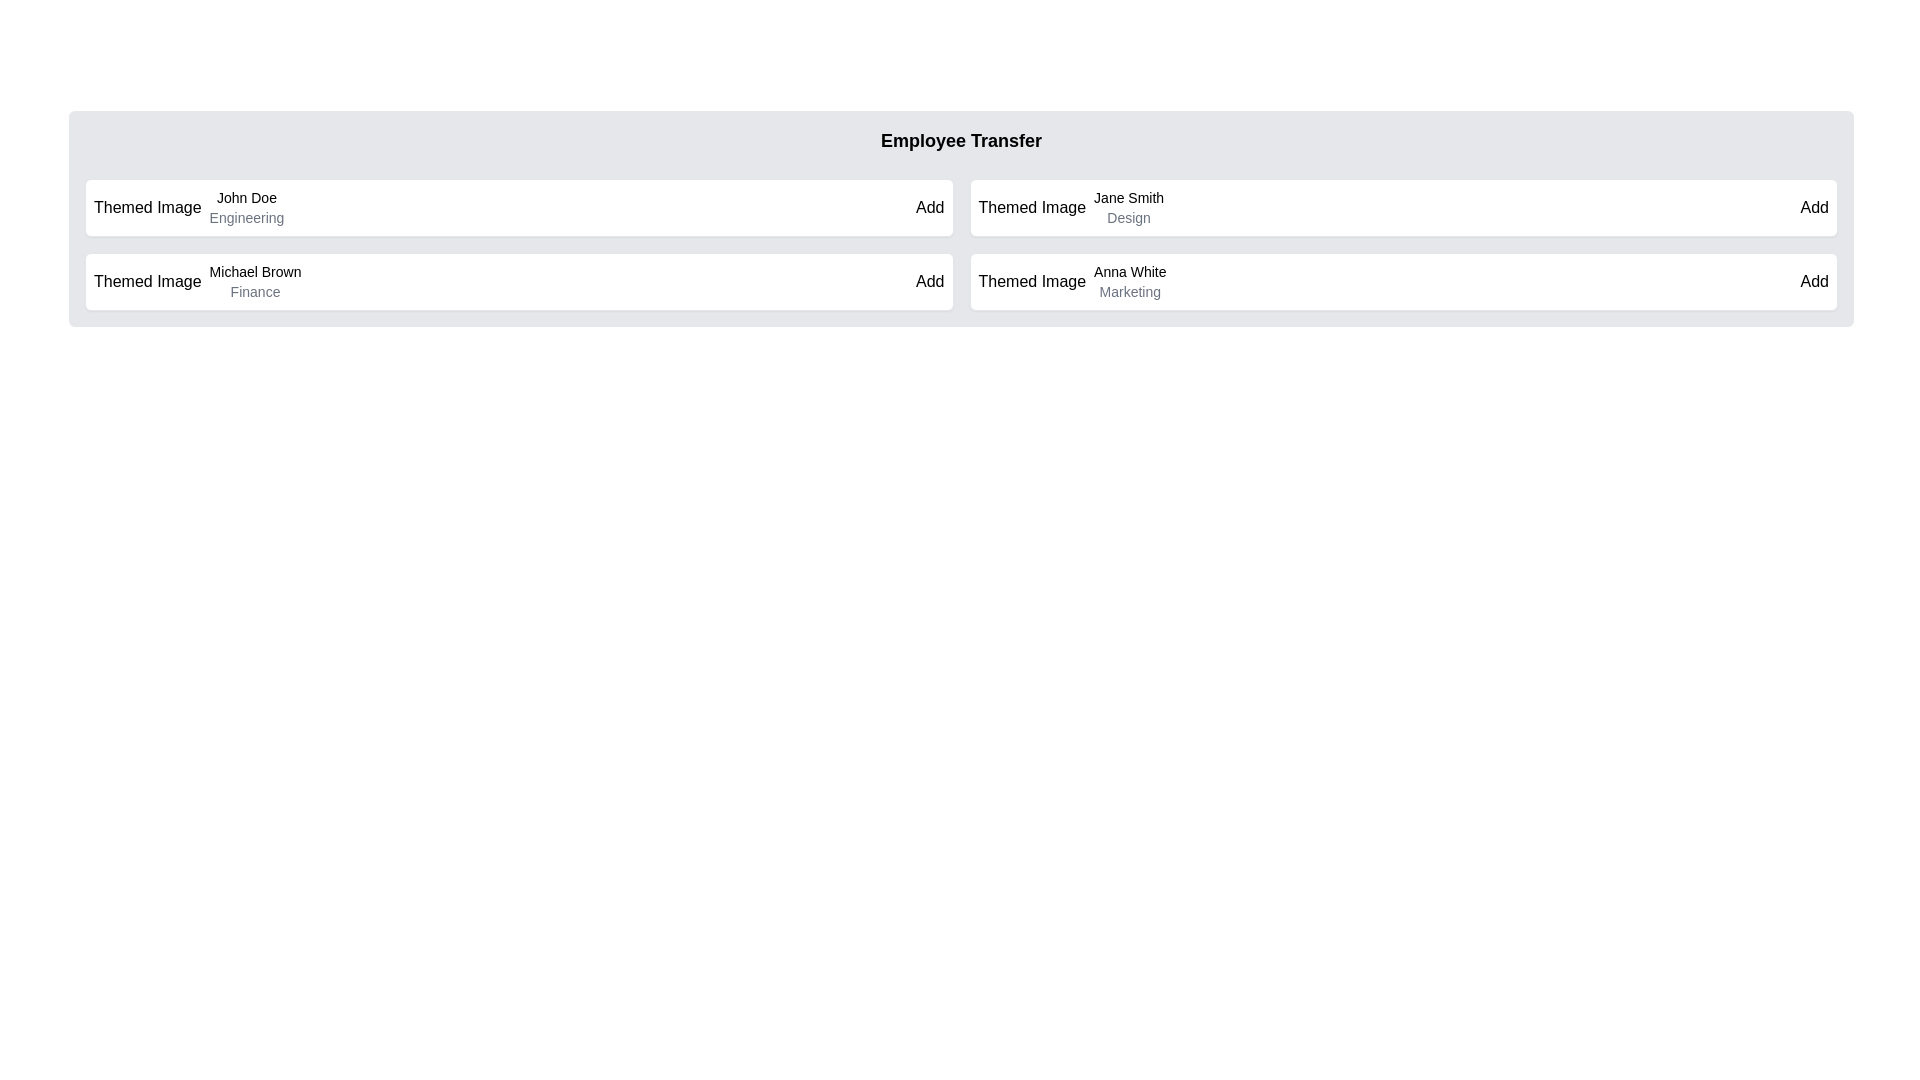 The width and height of the screenshot is (1920, 1080). Describe the element at coordinates (1032, 281) in the screenshot. I see `the text label indicating the themed image associated with the card's content, located at the top-left corner of the card structure` at that location.